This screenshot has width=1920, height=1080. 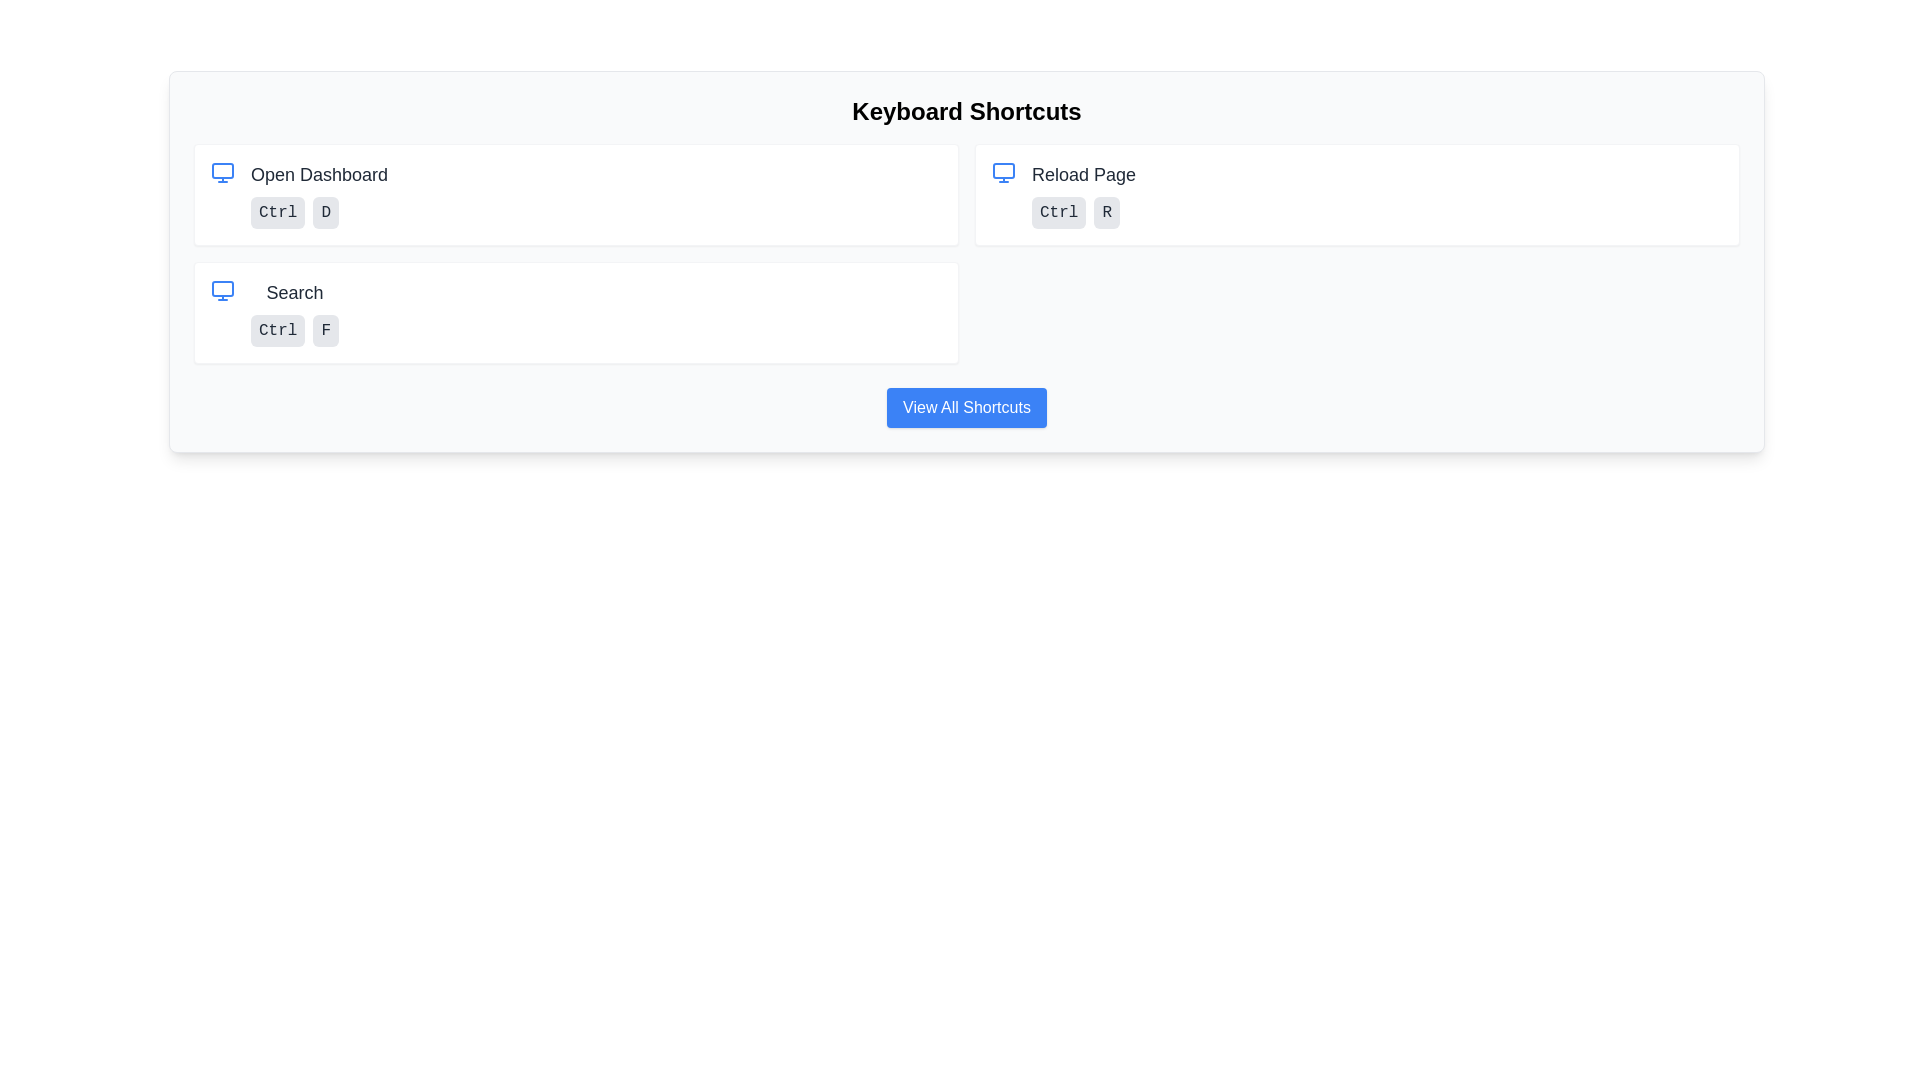 I want to click on the static visual indicator resembling a button labeled 'Ctrl', which is styled to look like a keyboard shortcut button and is located within the 'Open Dashboard' section, so click(x=277, y=212).